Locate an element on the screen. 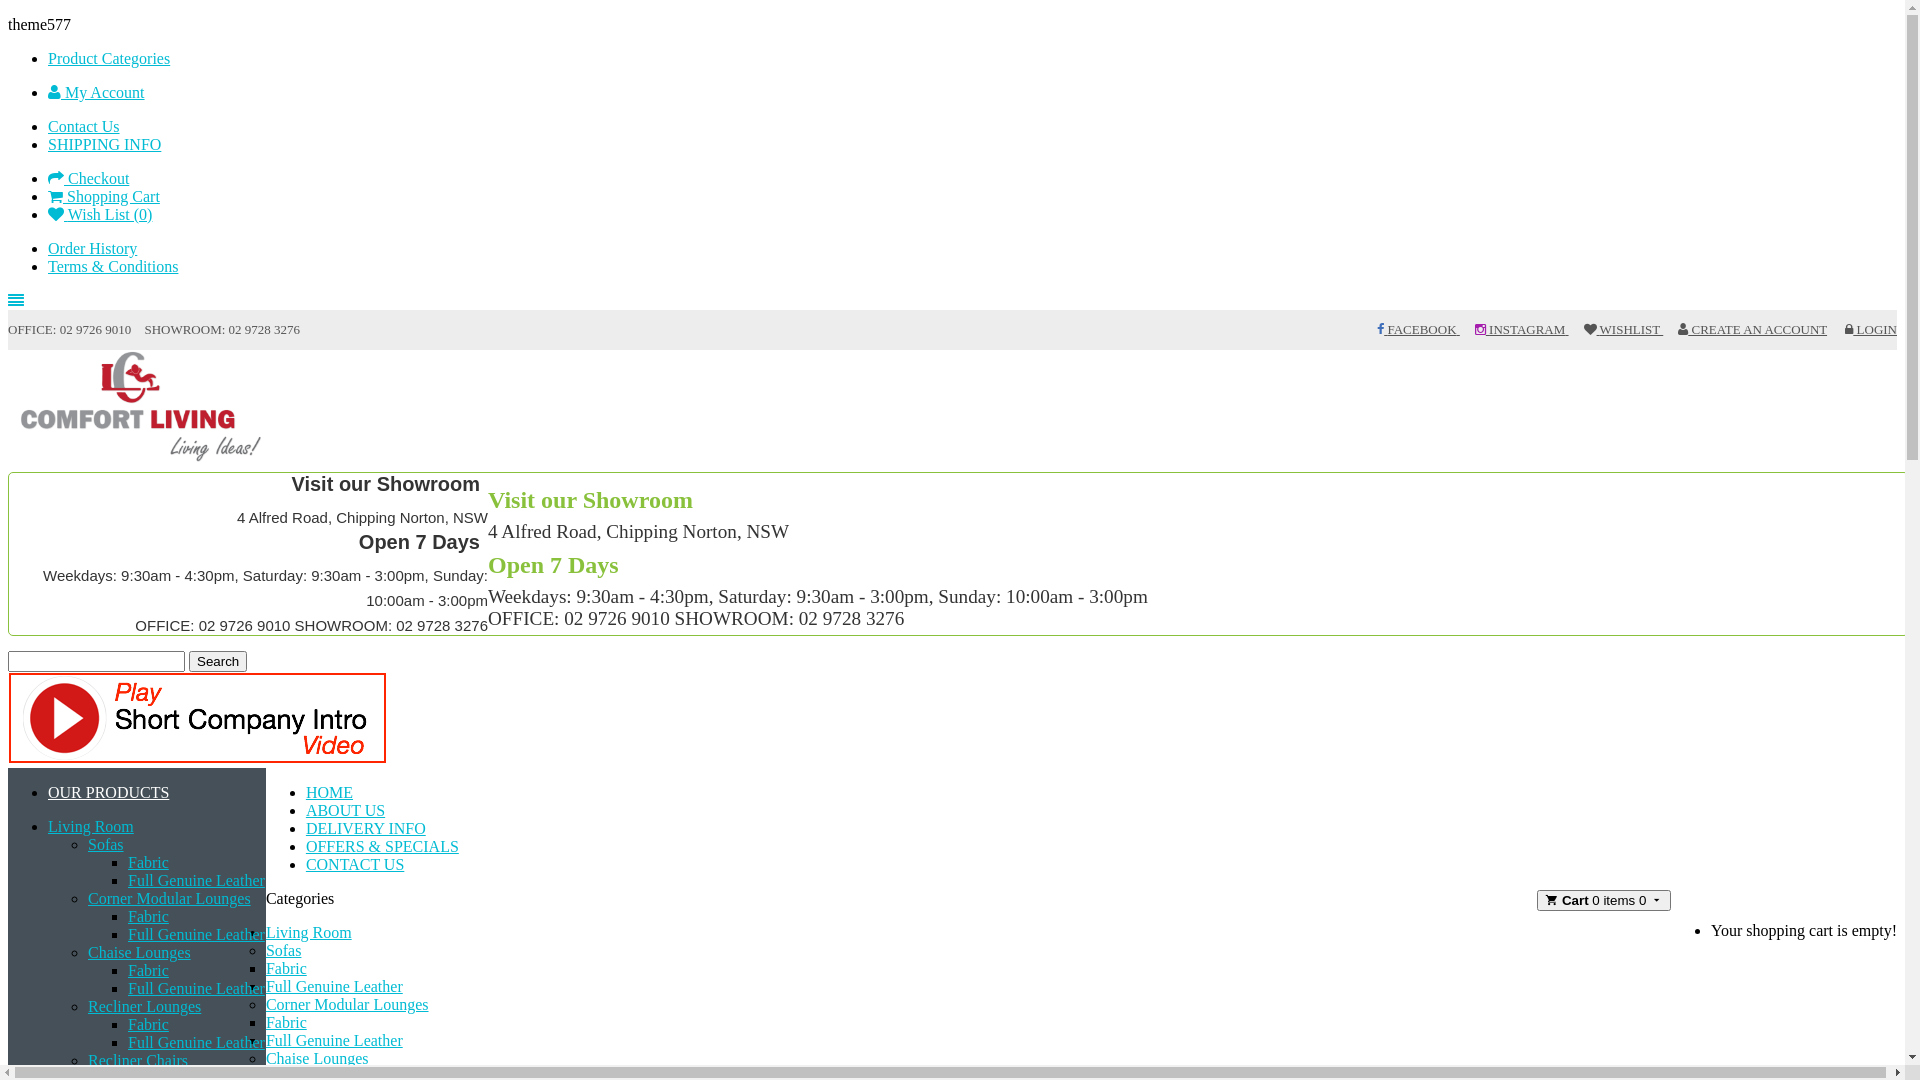 Image resolution: width=1920 pixels, height=1080 pixels. 'CREATE AN ACCOUNT' is located at coordinates (1751, 328).